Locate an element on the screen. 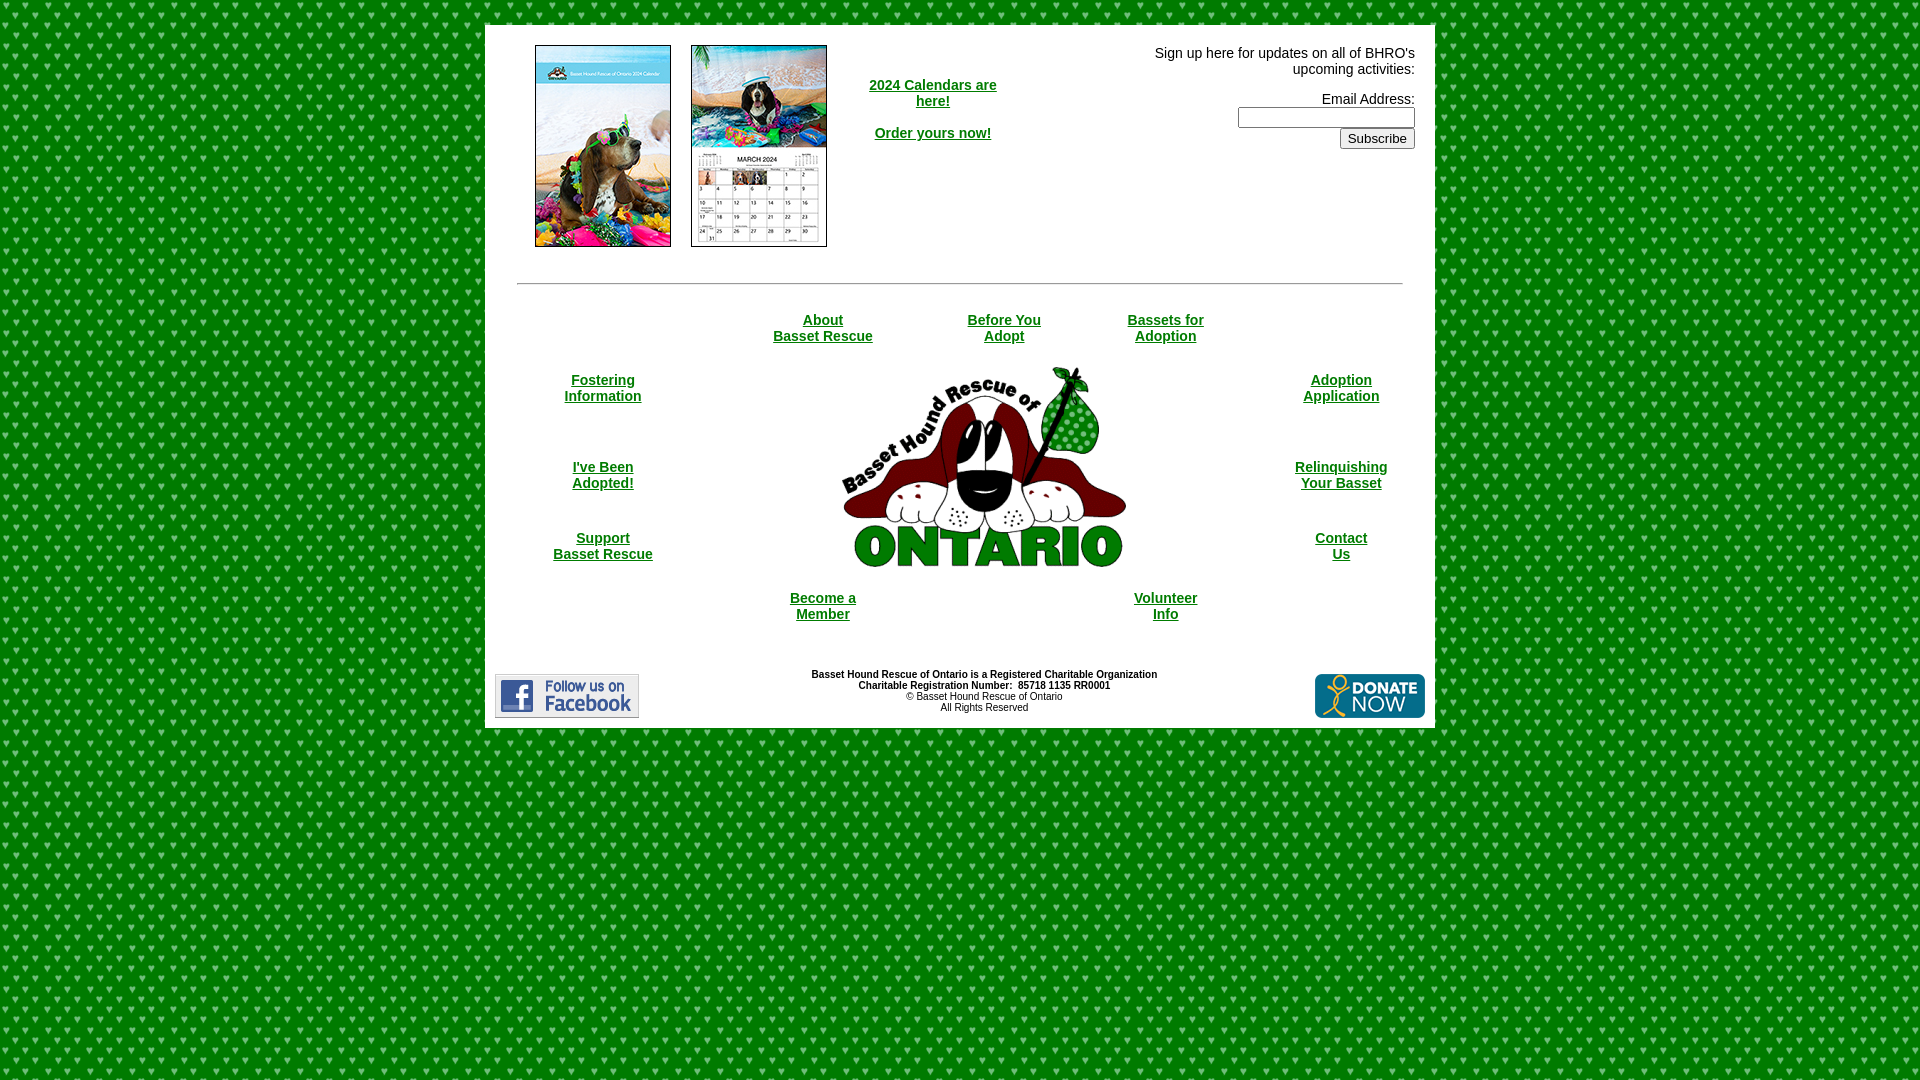  'Before You is located at coordinates (1004, 326).